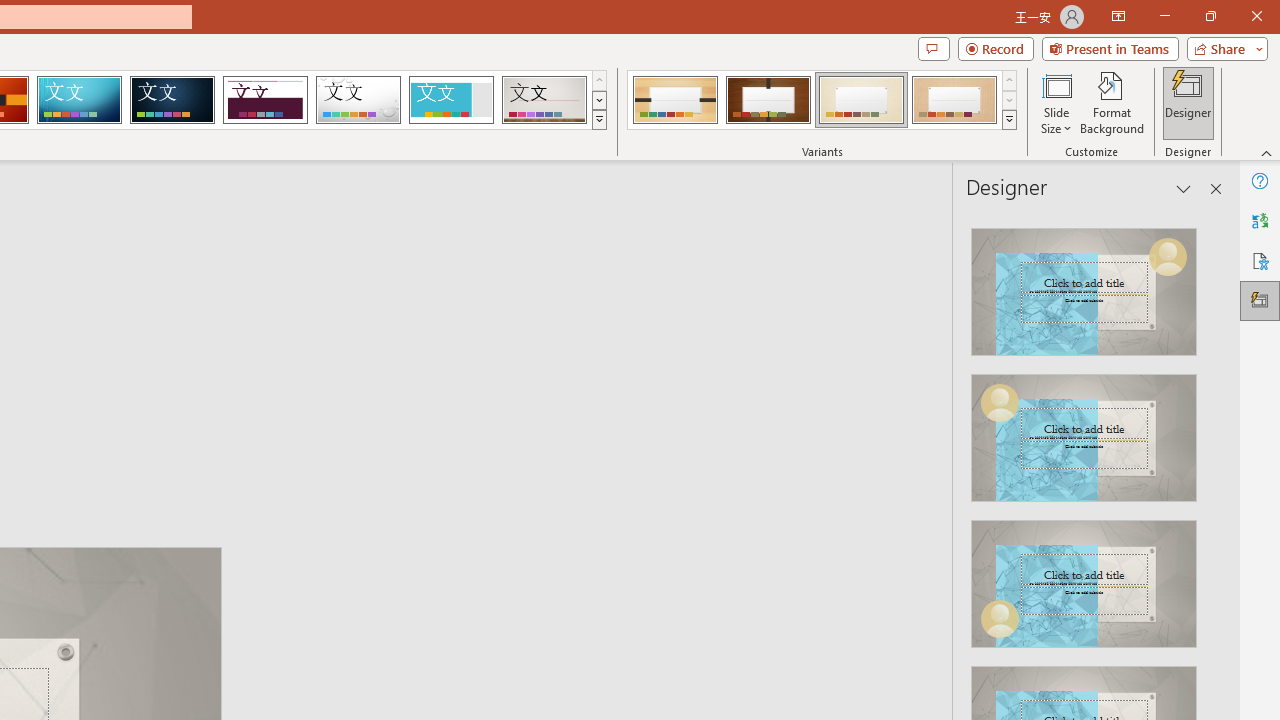 Image resolution: width=1280 pixels, height=720 pixels. Describe the element at coordinates (450, 100) in the screenshot. I see `'Frame'` at that location.